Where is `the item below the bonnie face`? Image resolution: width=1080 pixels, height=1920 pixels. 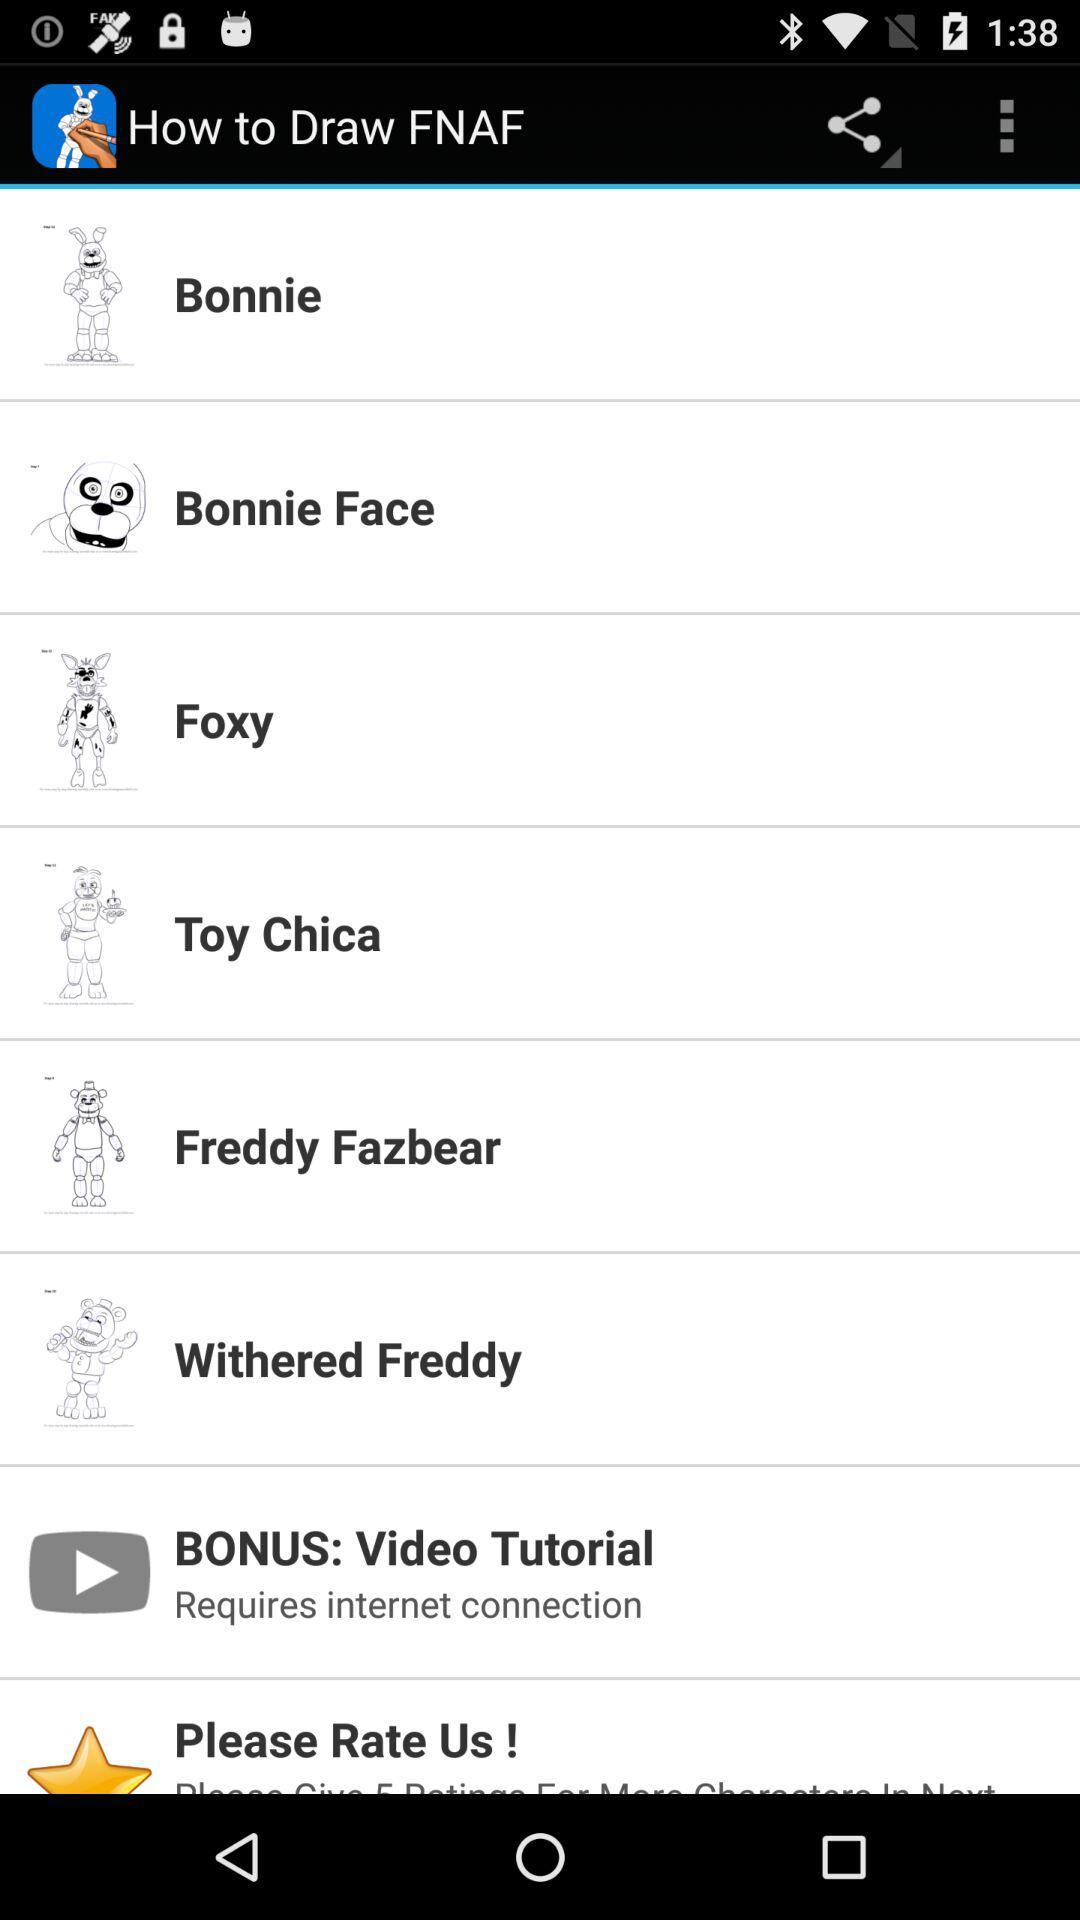 the item below the bonnie face is located at coordinates (613, 719).